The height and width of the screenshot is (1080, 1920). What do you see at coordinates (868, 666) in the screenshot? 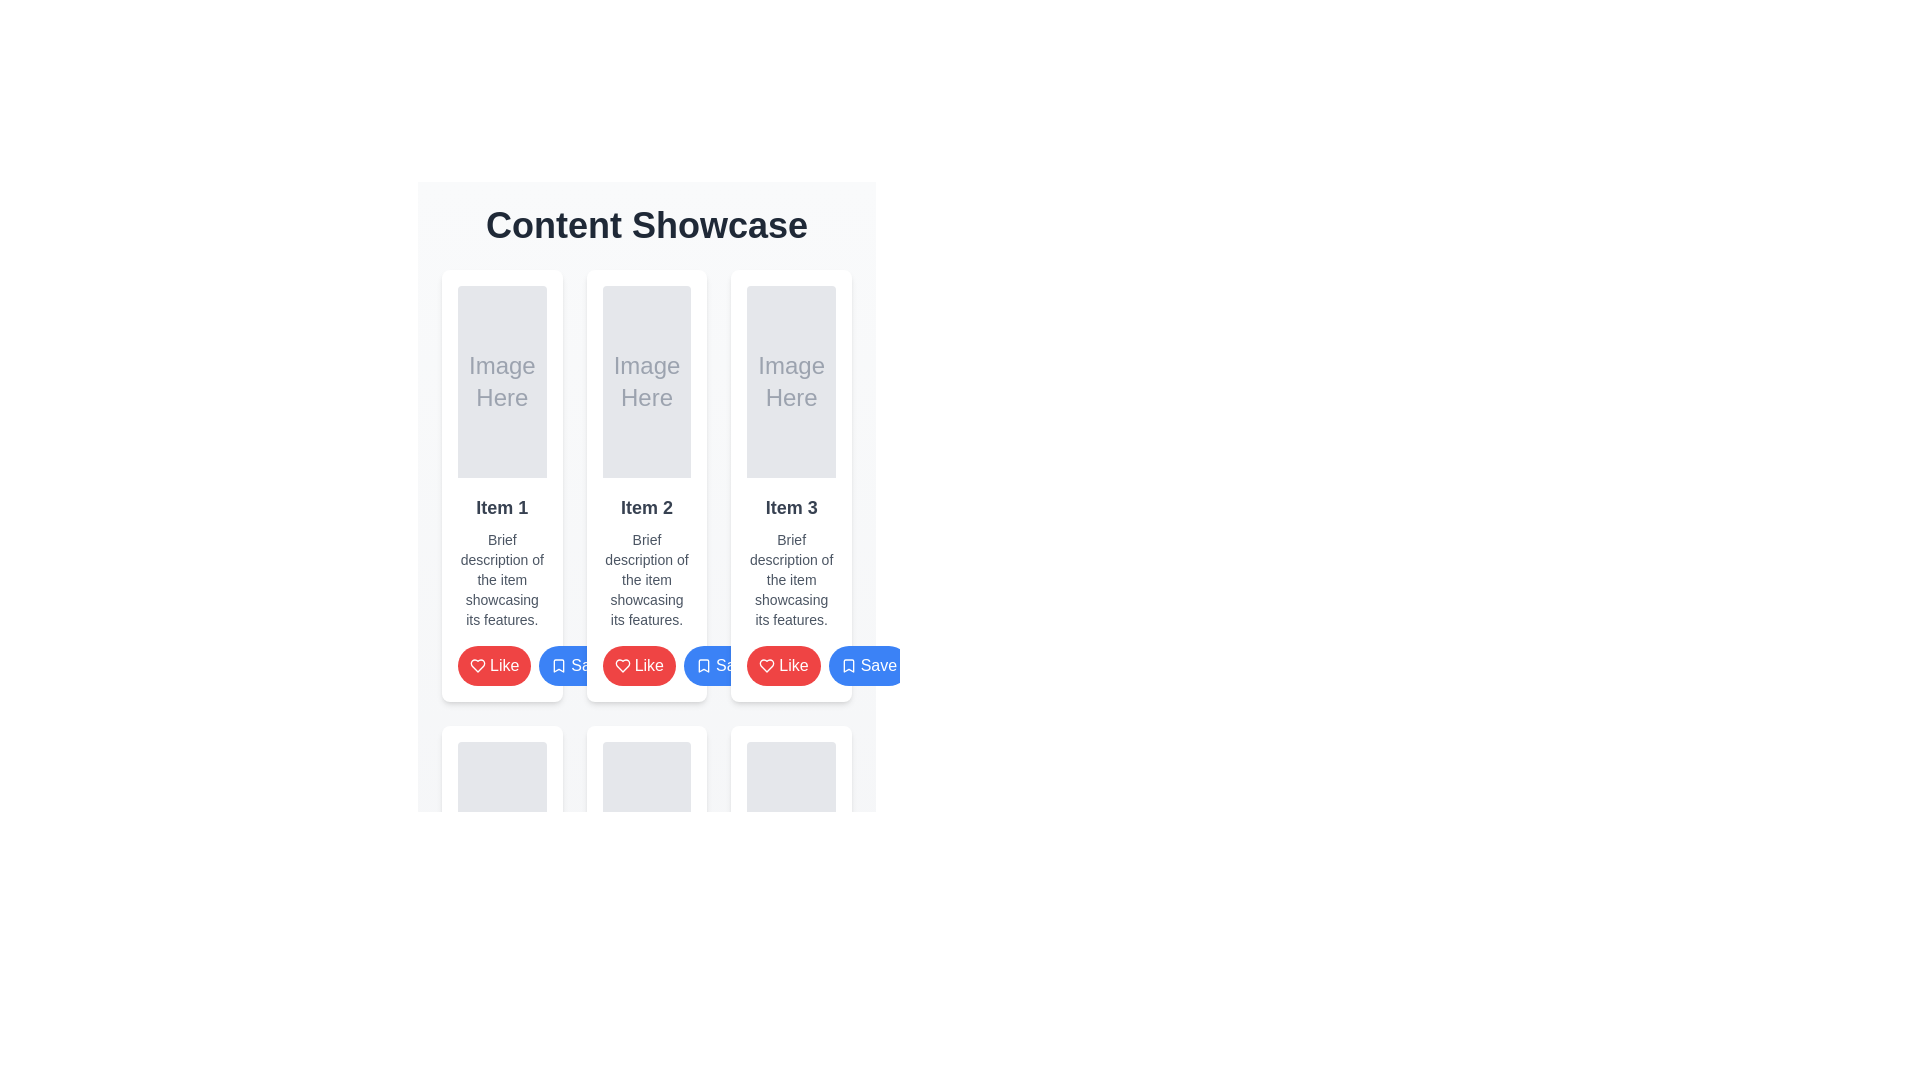
I see `the 'Save' button located within the third card under the 'Content Showcase' section` at bounding box center [868, 666].